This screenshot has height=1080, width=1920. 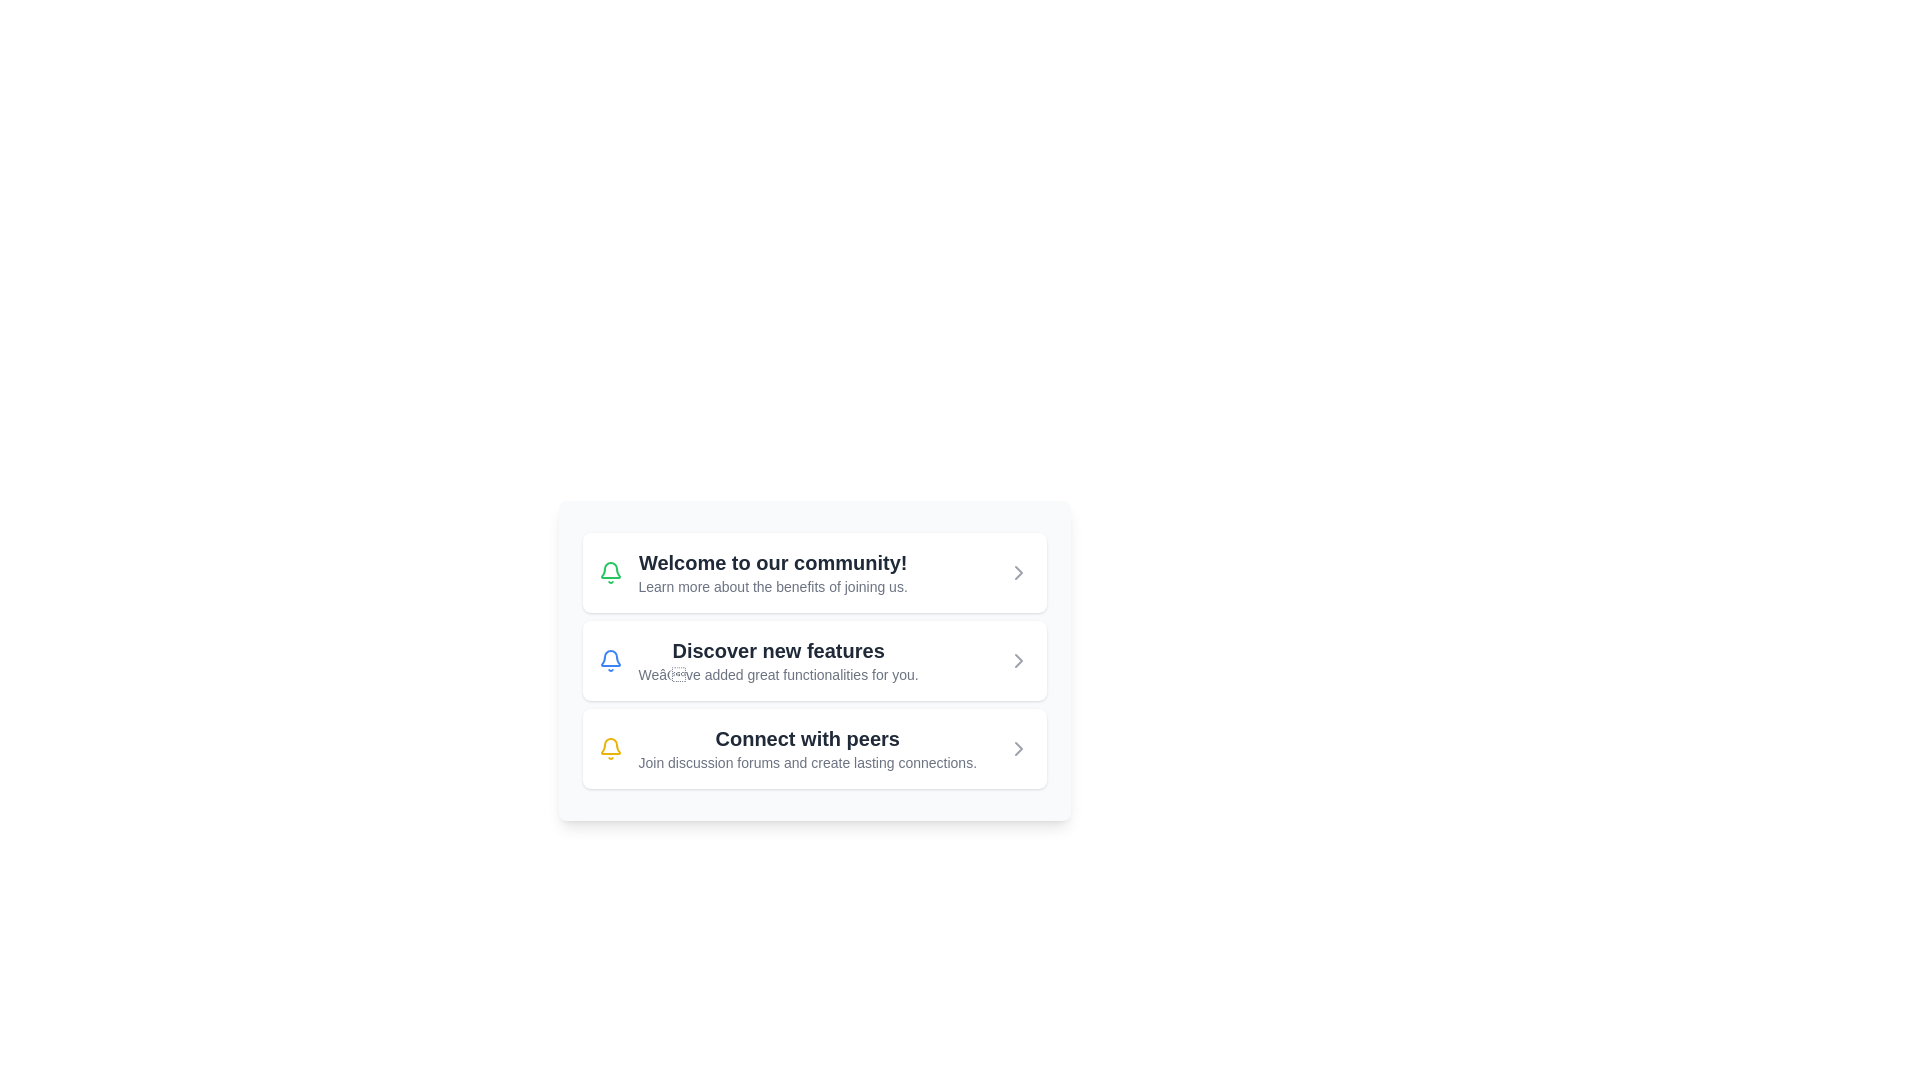 I want to click on the Text Label that serves as a title or heading for the subsection, positioned between 'Welcome to our community!' and 'Connect with peers', so click(x=777, y=651).